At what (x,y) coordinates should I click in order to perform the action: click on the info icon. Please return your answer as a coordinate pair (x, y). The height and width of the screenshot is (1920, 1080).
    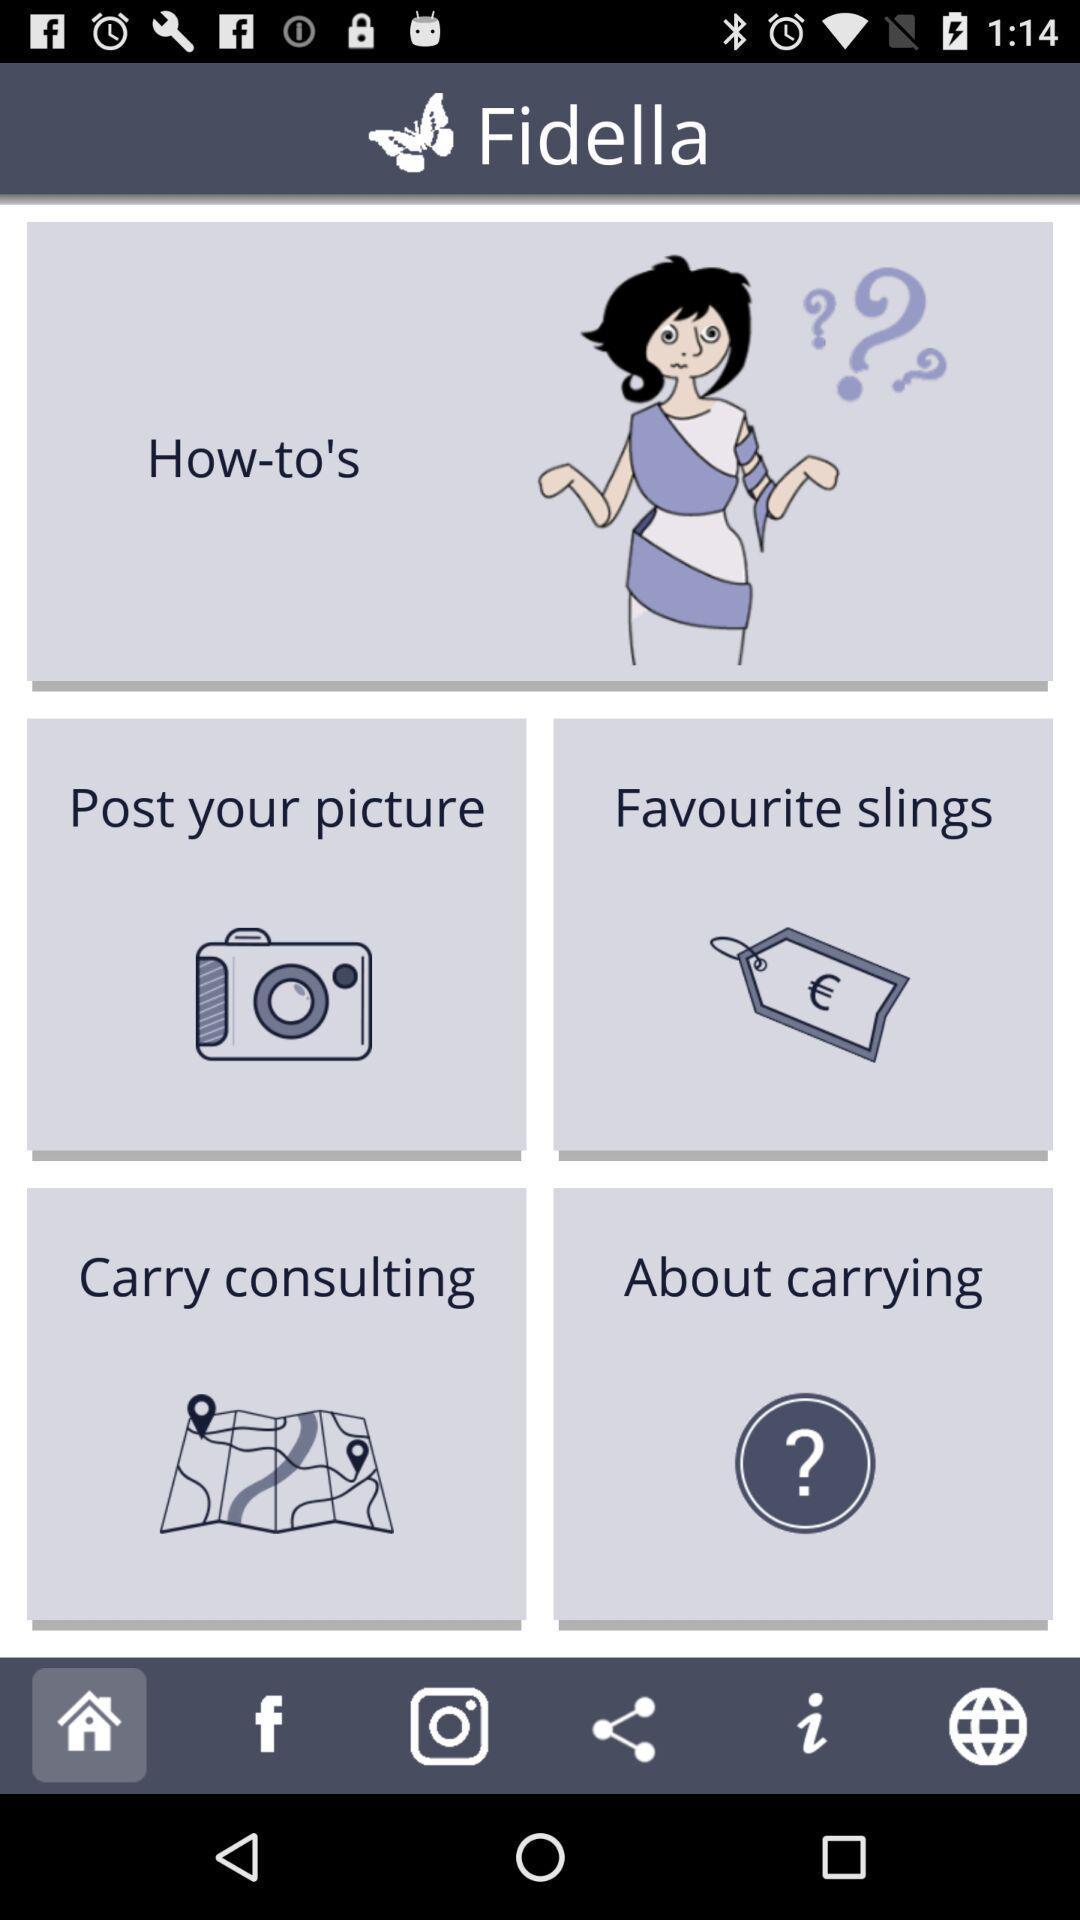
    Looking at the image, I should click on (810, 1846).